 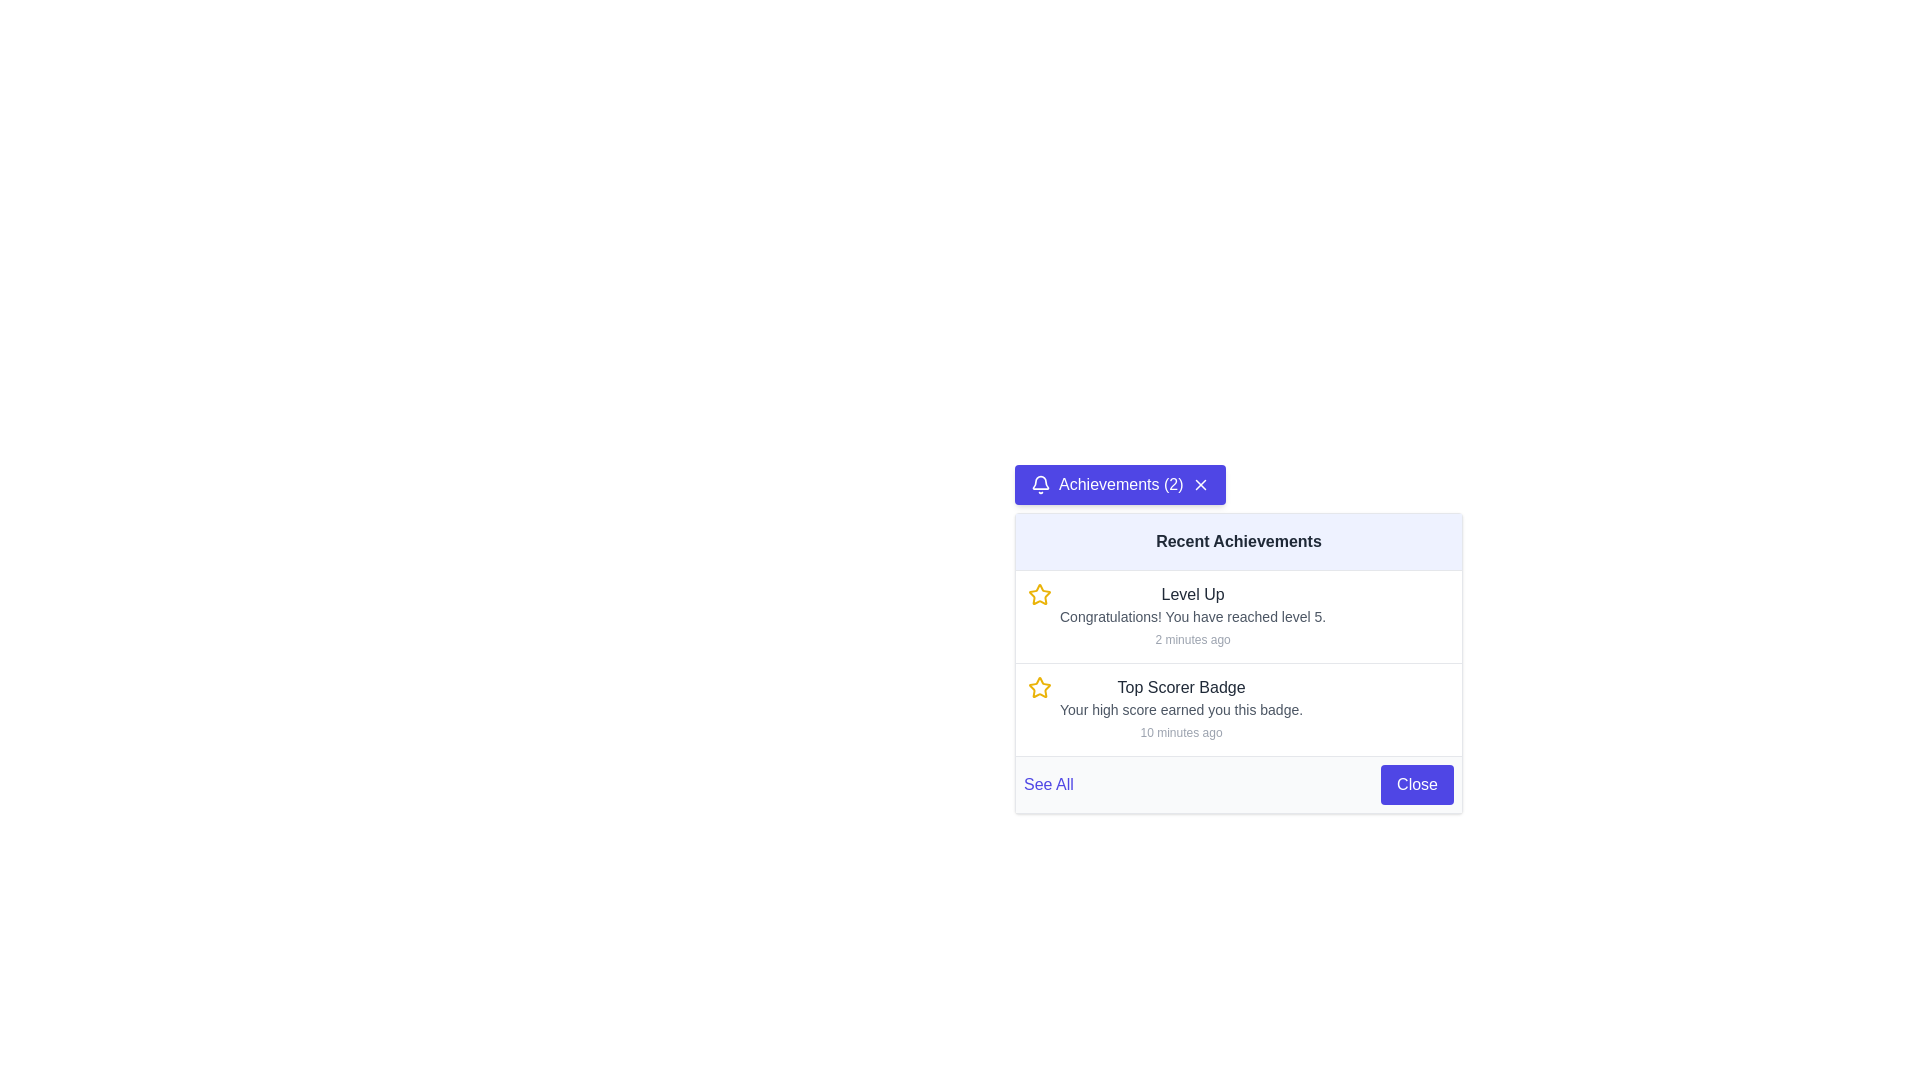 What do you see at coordinates (1181, 708) in the screenshot?
I see `the text element that reads 'Your high score earned you this badge.' styled in gray color and smaller font size, located in the modal dialog under 'Recent Achievements'` at bounding box center [1181, 708].